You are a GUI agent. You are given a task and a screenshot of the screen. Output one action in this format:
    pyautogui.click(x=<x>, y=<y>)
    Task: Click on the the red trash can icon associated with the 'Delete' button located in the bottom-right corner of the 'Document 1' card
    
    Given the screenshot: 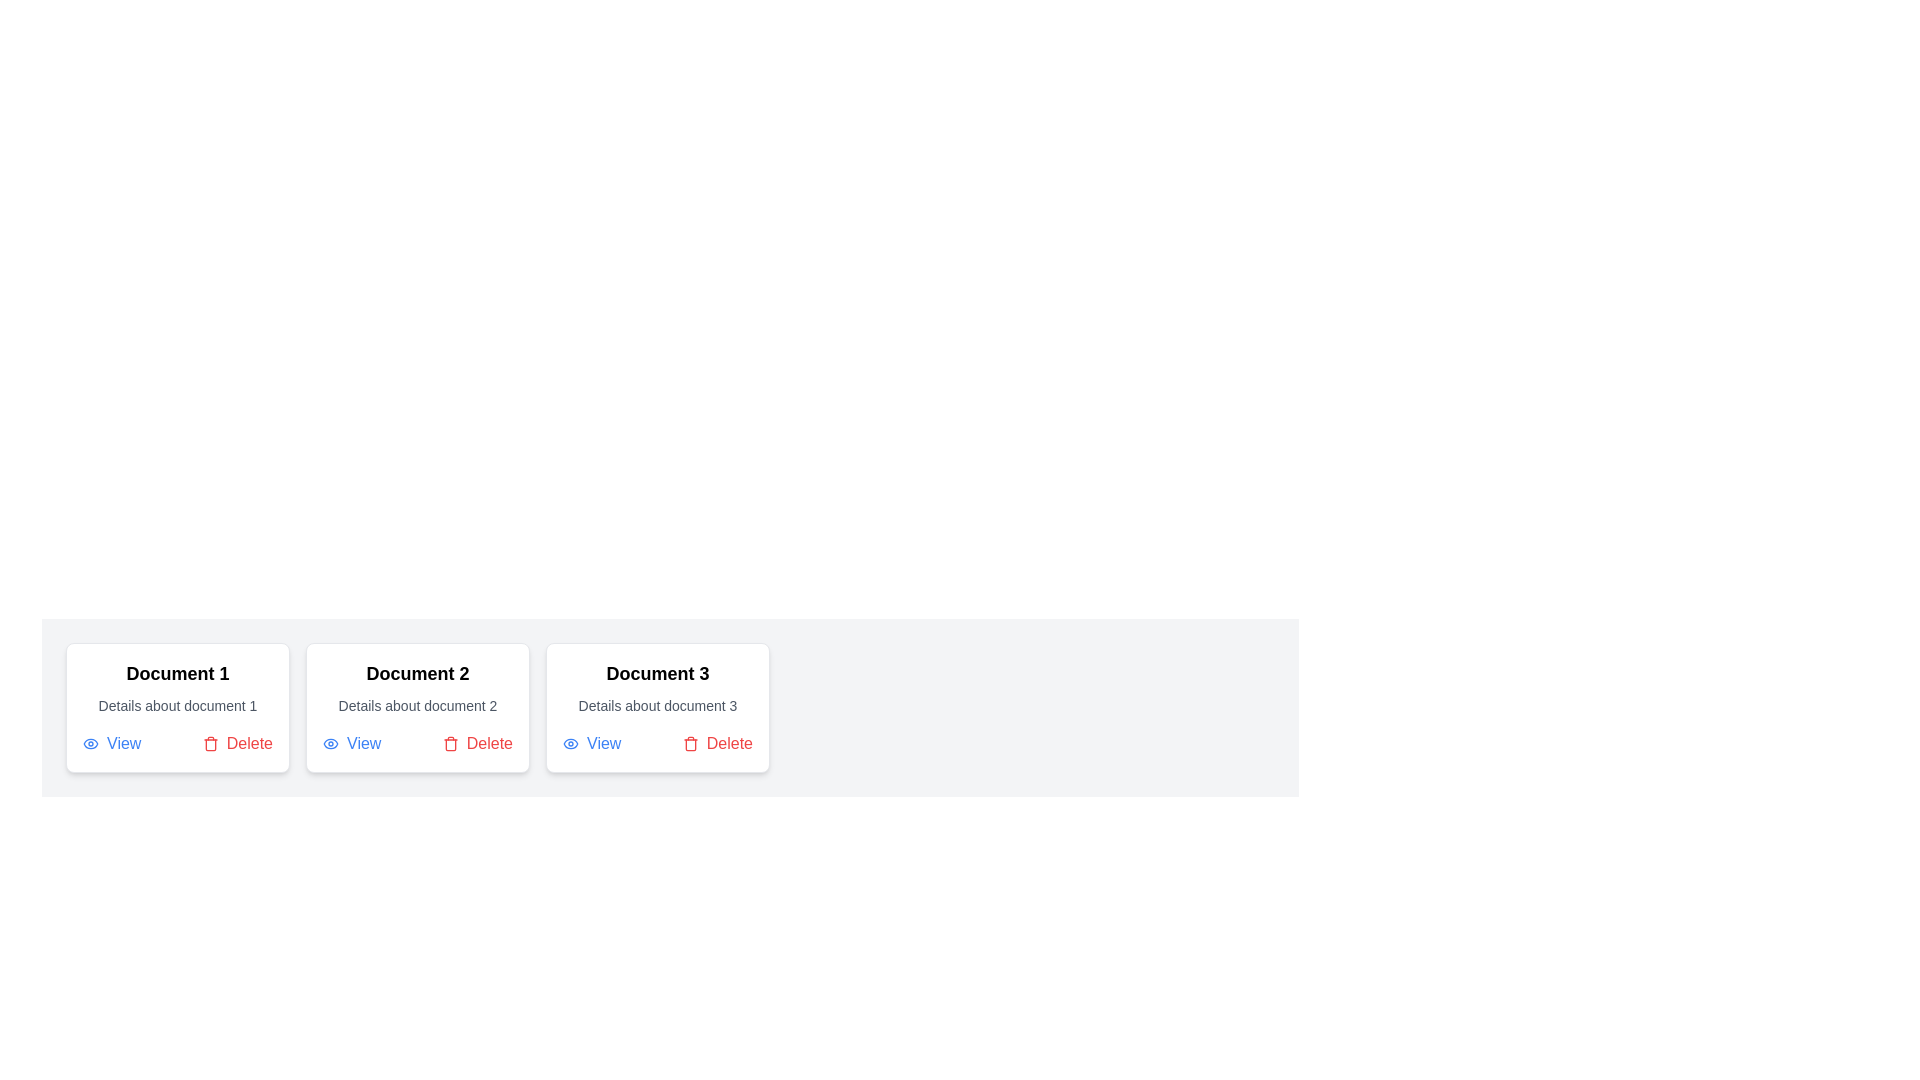 What is the action you would take?
    pyautogui.click(x=210, y=744)
    